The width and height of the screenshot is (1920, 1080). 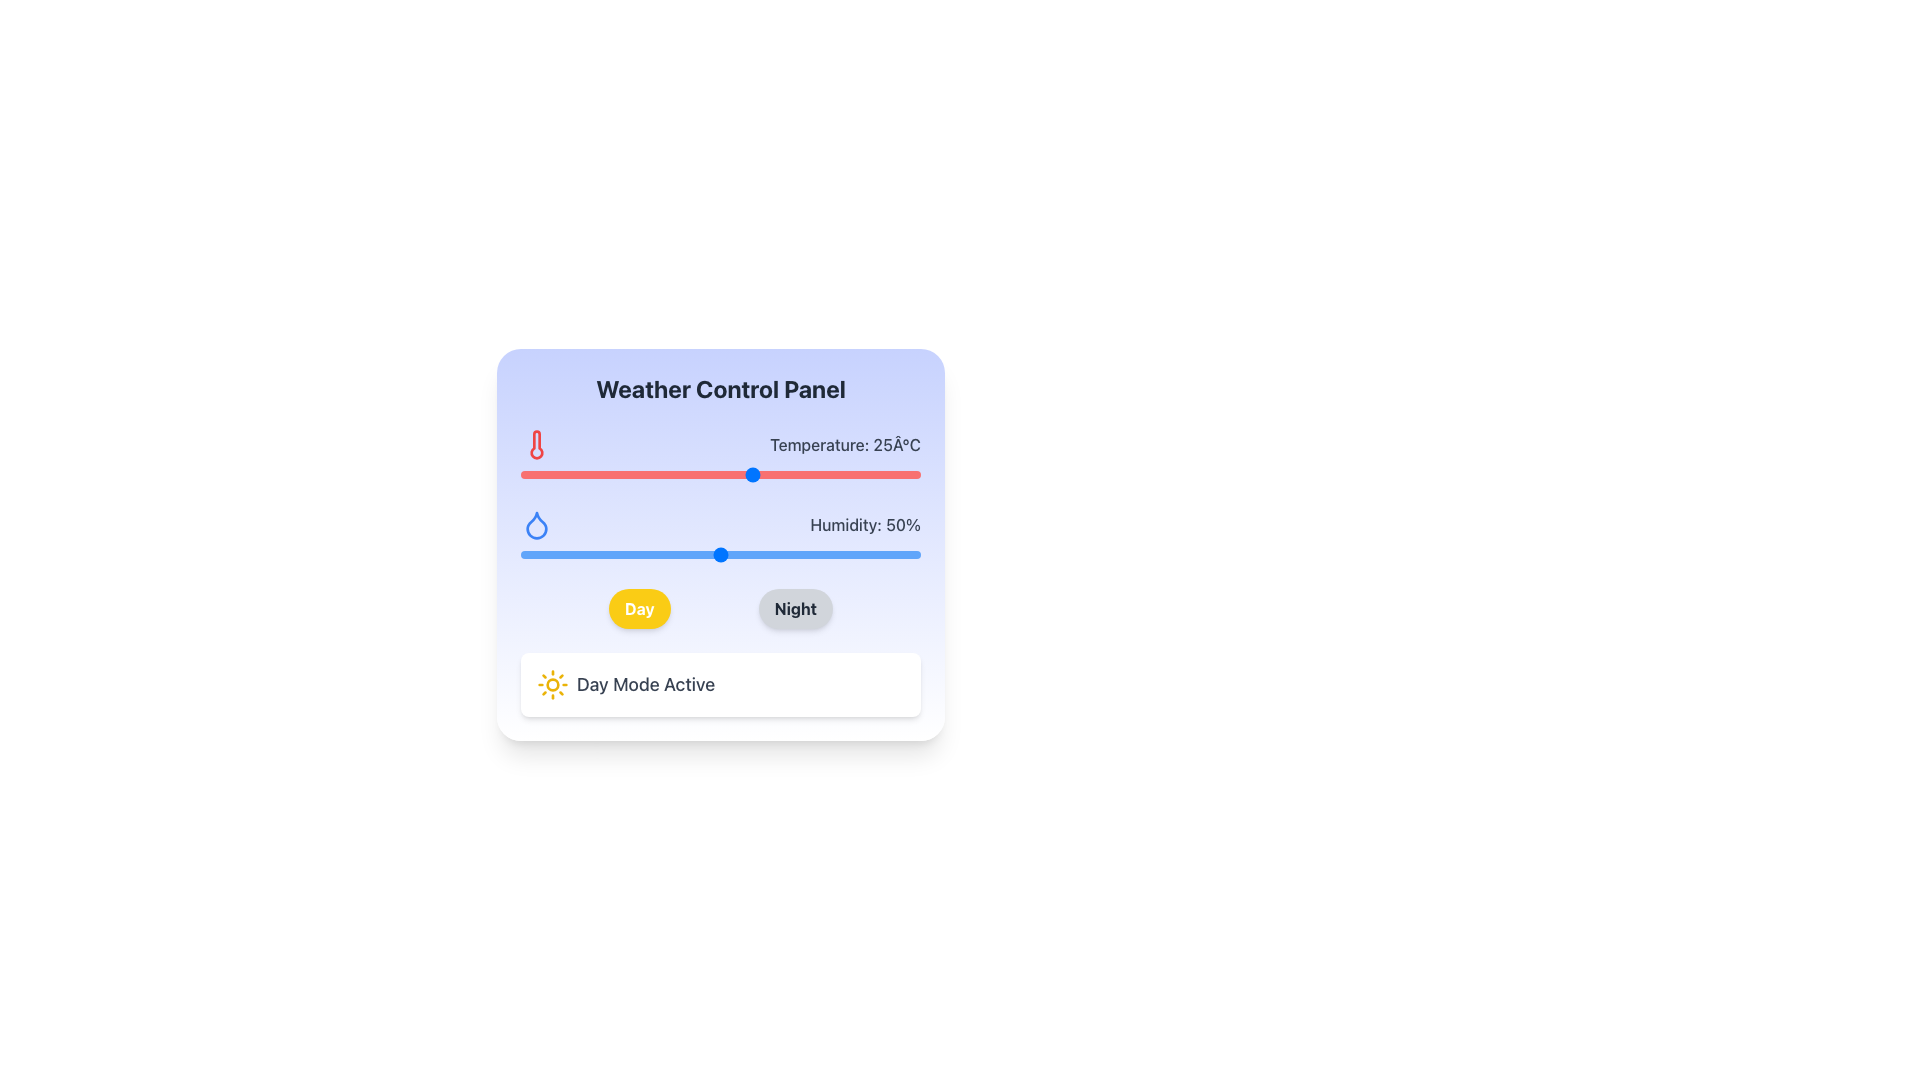 I want to click on humidity, so click(x=636, y=555).